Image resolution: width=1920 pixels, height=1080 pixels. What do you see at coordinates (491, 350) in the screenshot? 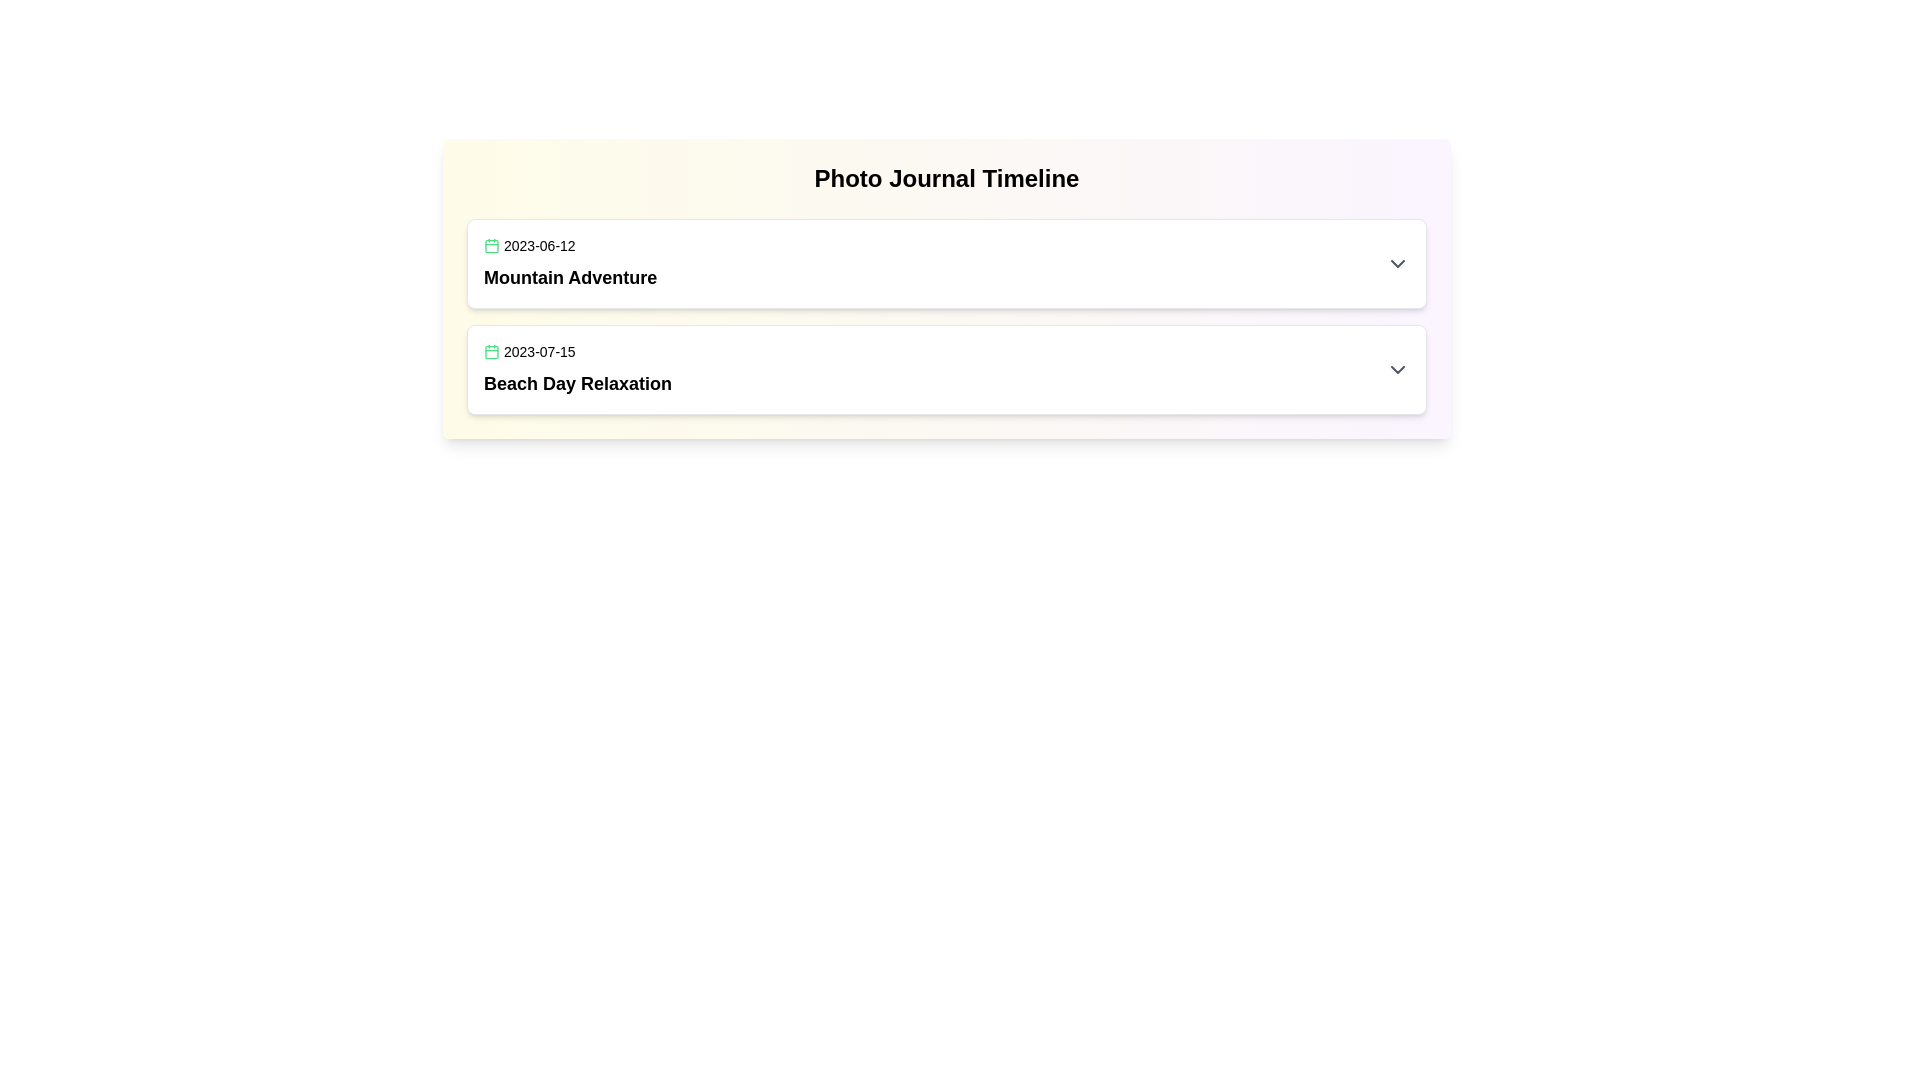
I see `the rounded rectangle within the calendar icon that is positioned to the left of the text '2023-07-15' in the second item of the vertical list` at bounding box center [491, 350].